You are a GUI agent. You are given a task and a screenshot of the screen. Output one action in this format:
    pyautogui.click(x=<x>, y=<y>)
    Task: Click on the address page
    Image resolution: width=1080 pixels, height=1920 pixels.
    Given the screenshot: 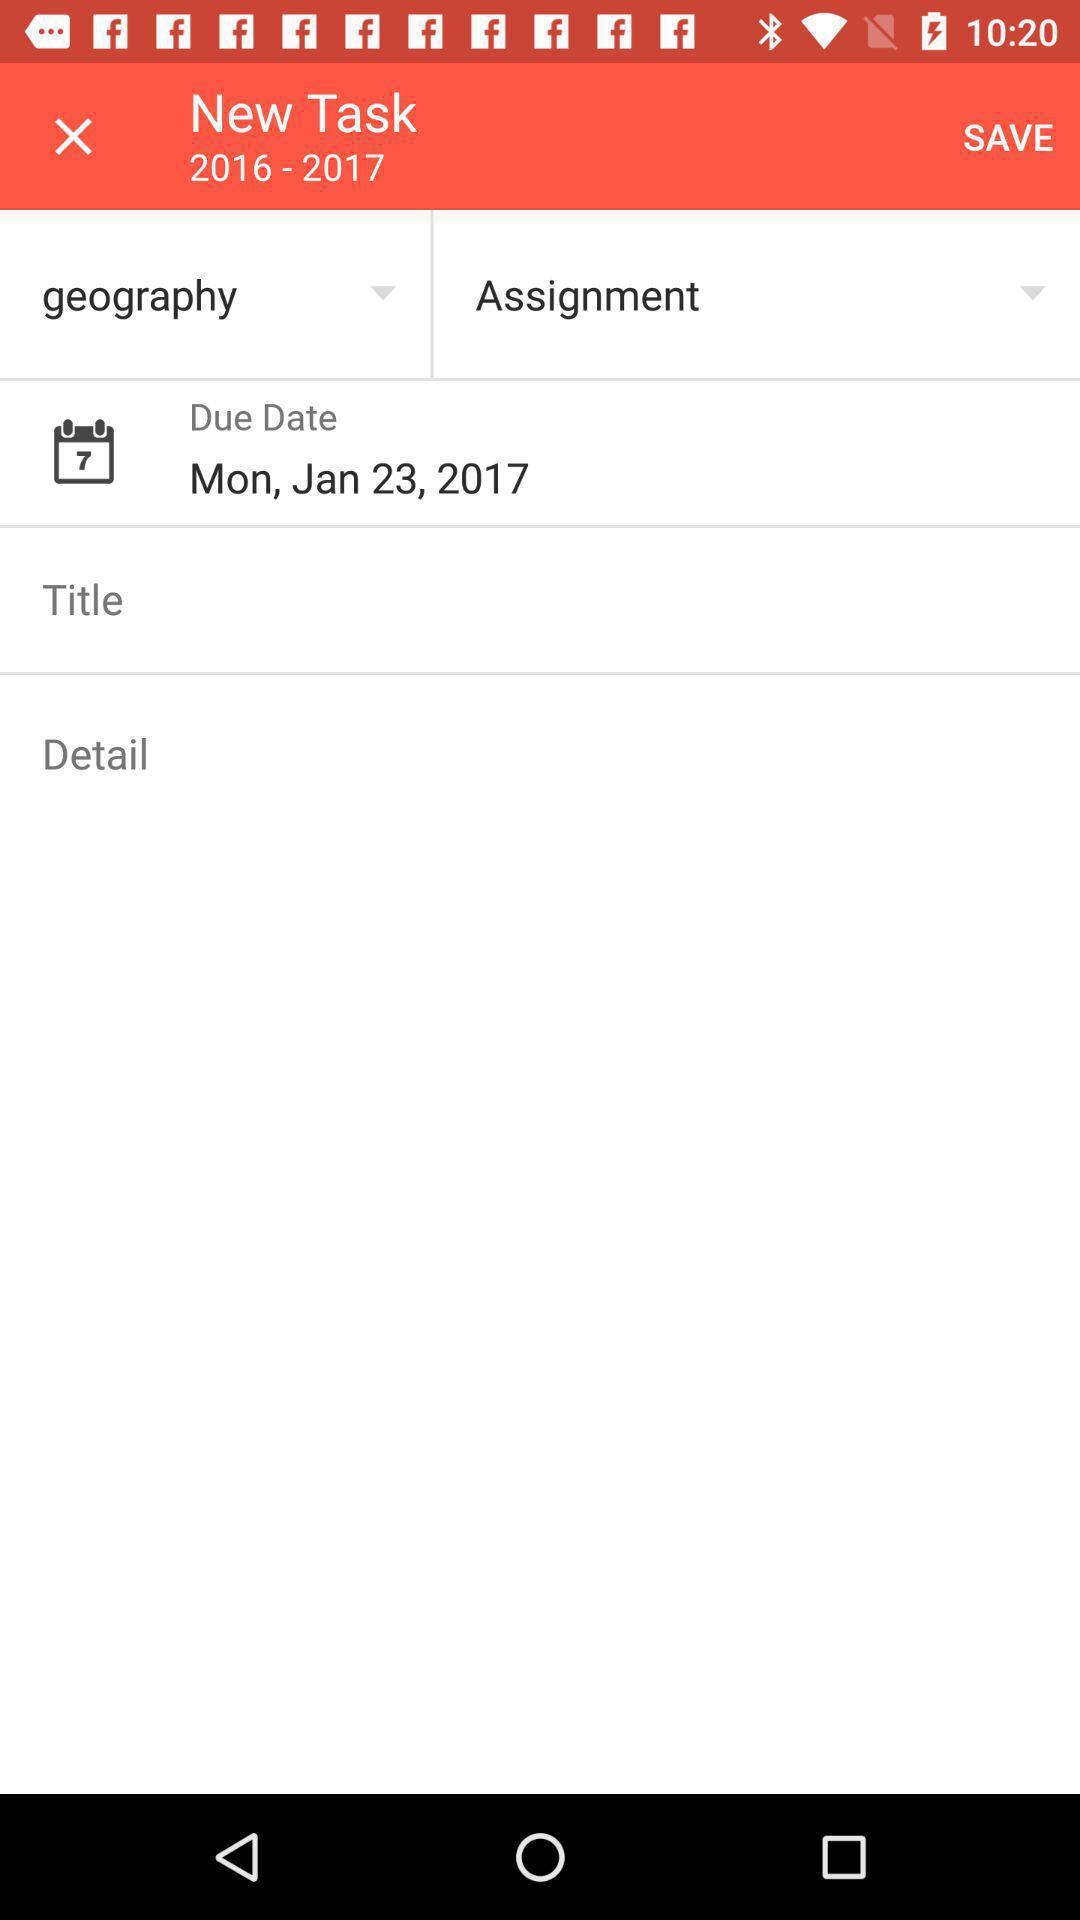 What is the action you would take?
    pyautogui.click(x=540, y=752)
    